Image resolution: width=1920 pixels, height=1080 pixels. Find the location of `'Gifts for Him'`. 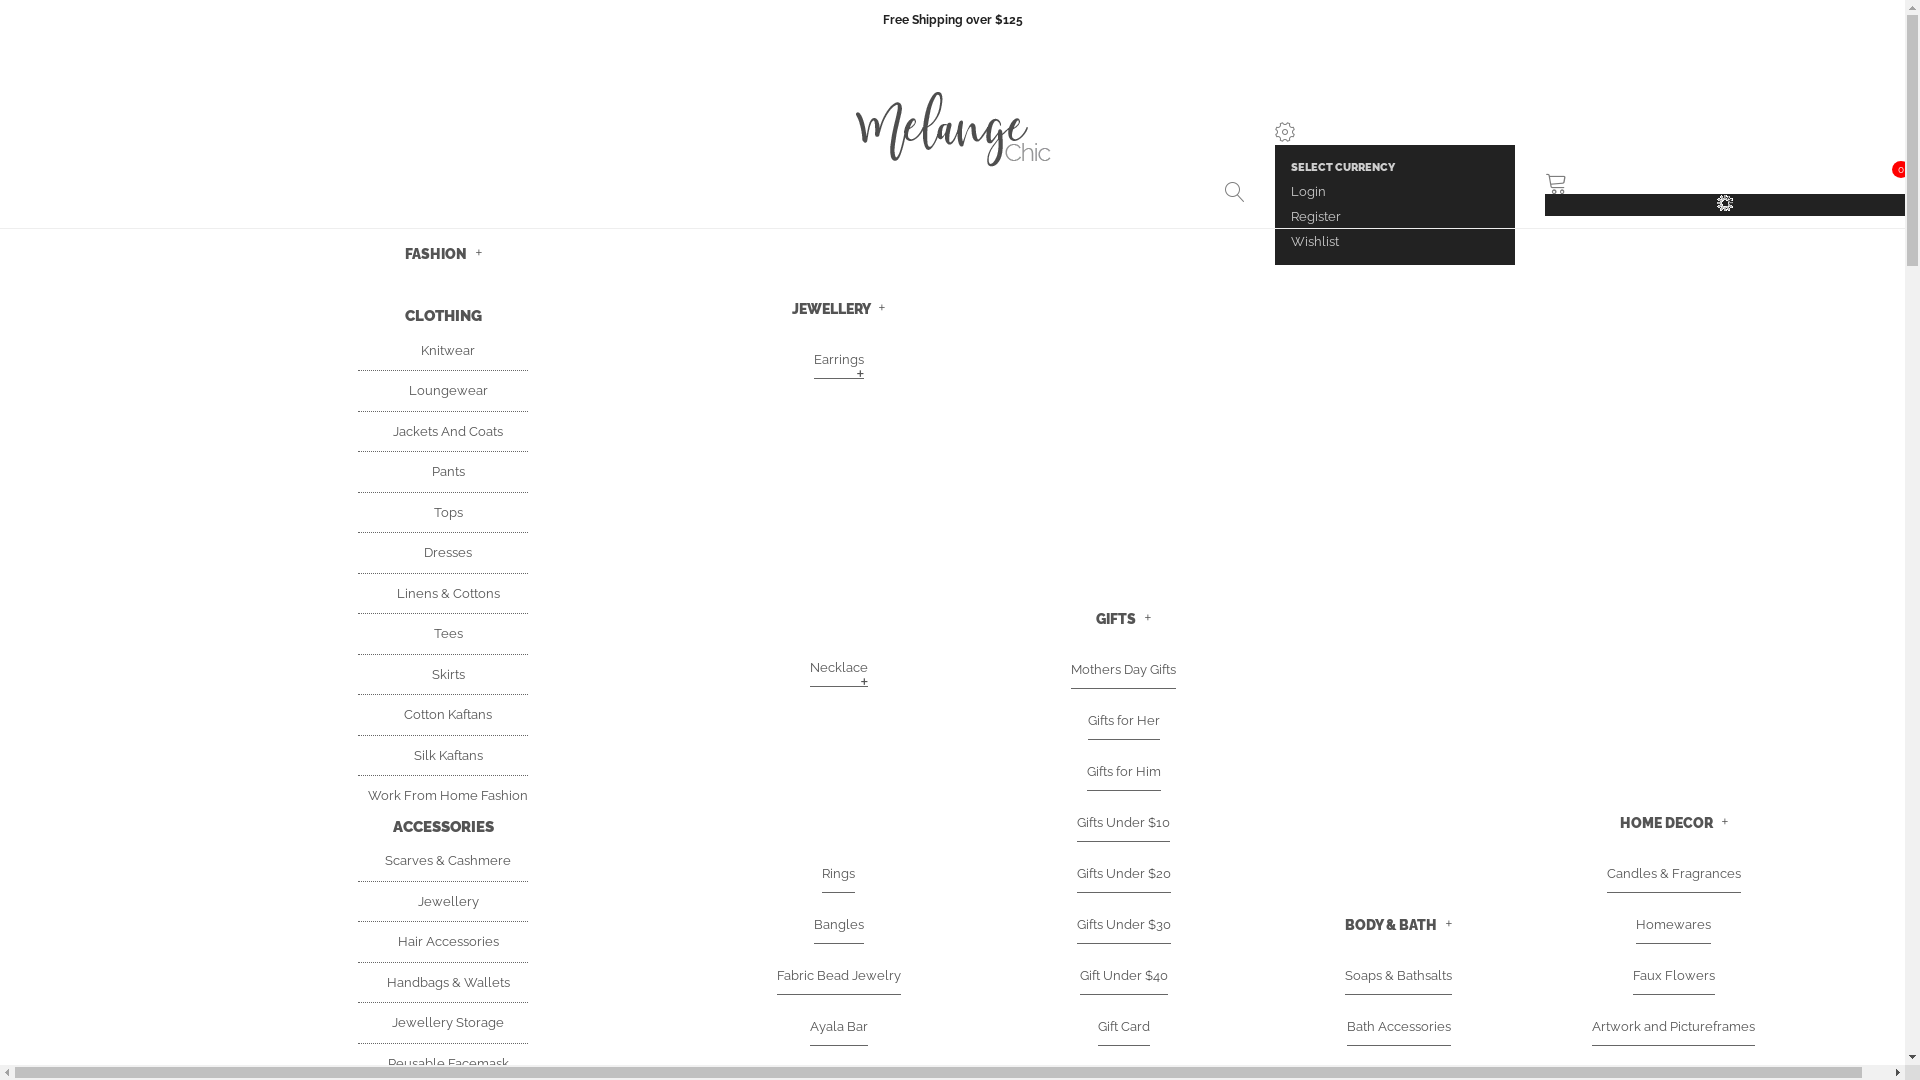

'Gifts for Him' is located at coordinates (1084, 770).